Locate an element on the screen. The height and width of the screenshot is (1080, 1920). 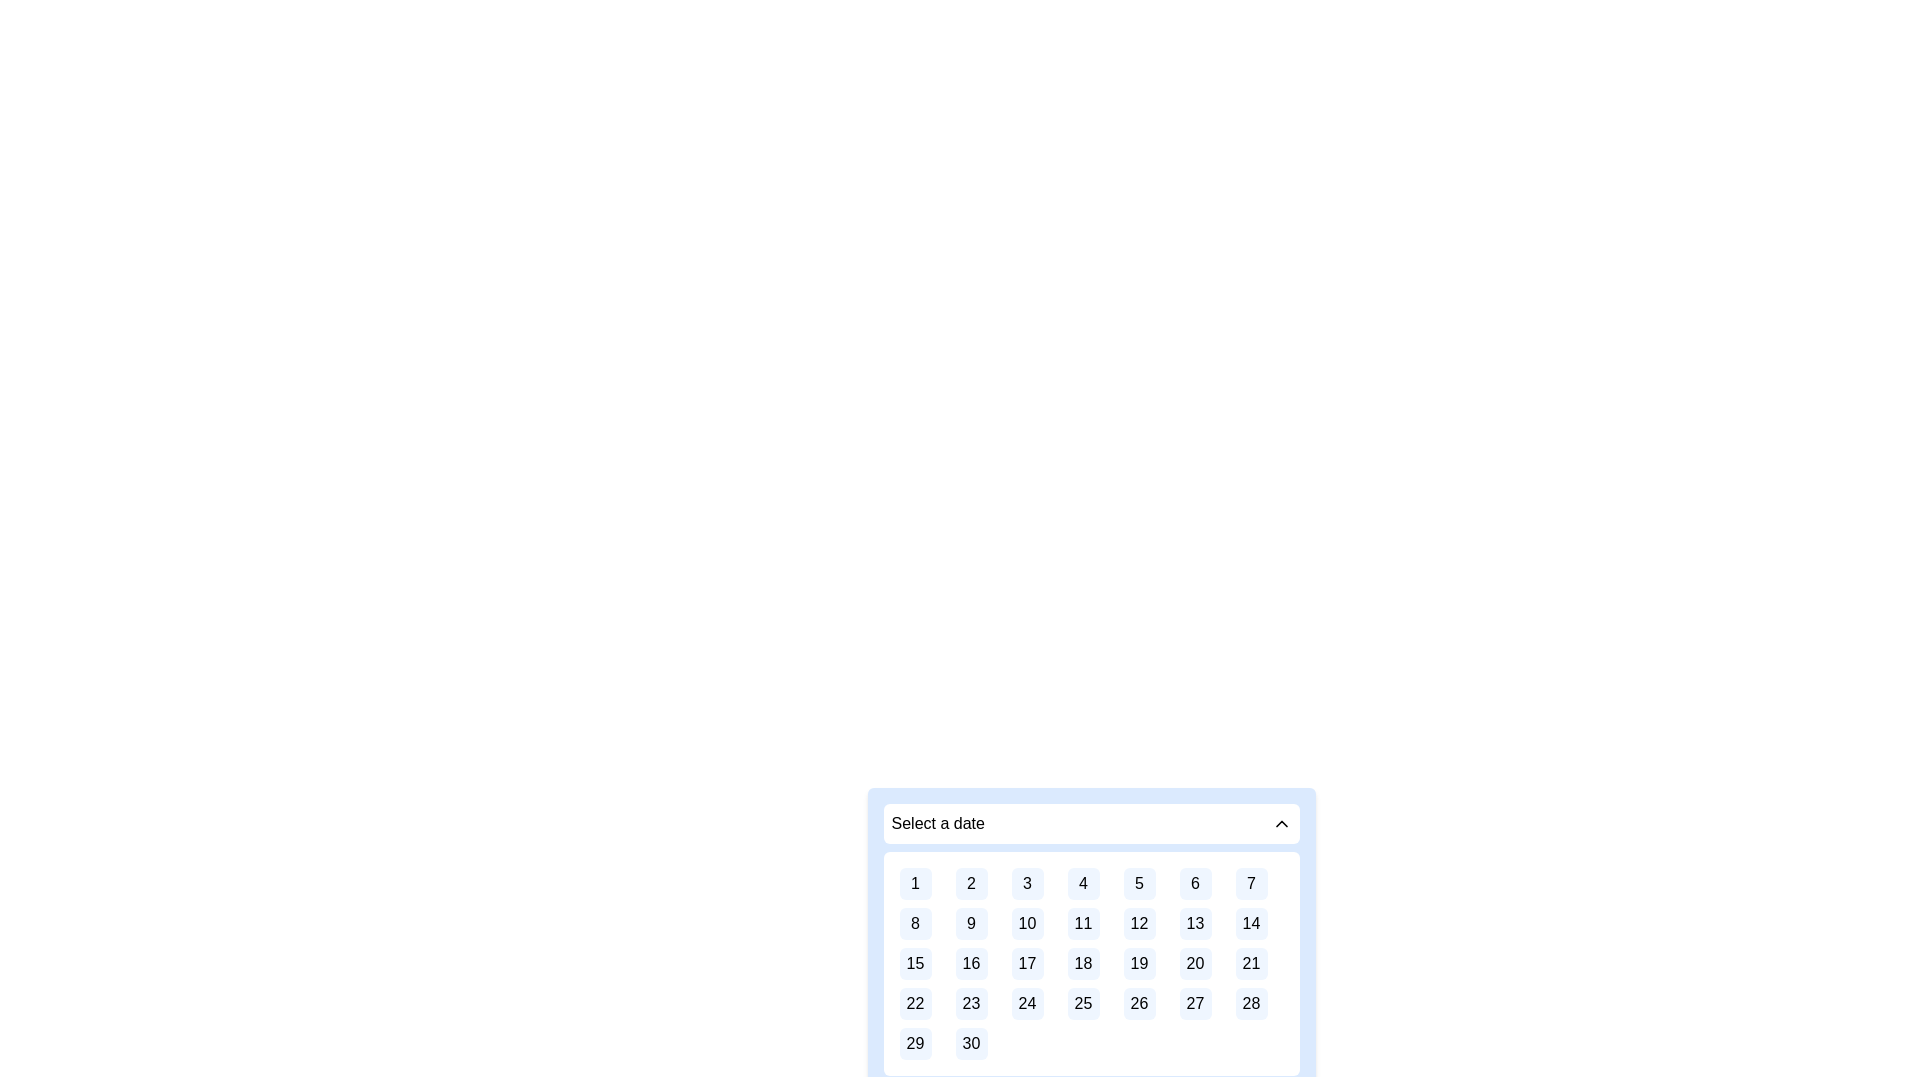
the small, square button with rounded corners and a light blue background featuring a black numeral '4' is located at coordinates (1082, 882).